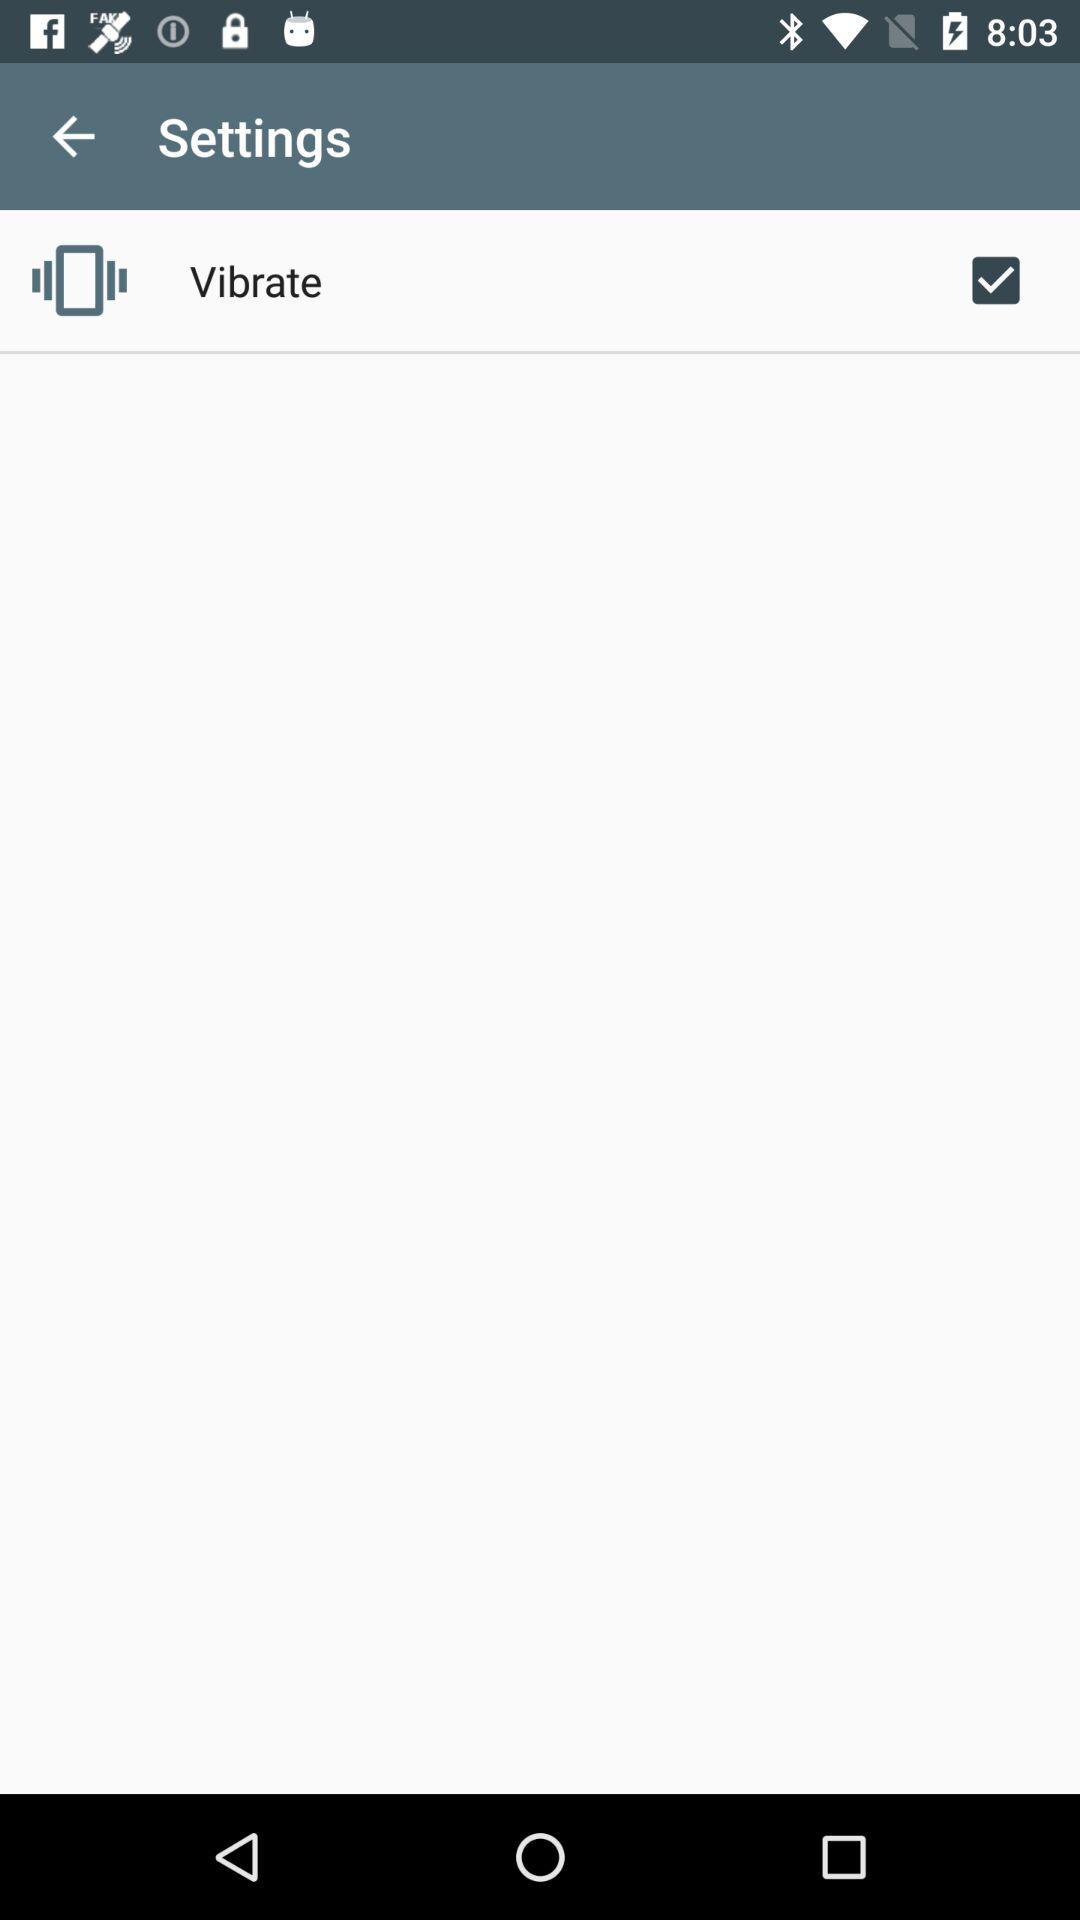 The height and width of the screenshot is (1920, 1080). Describe the element at coordinates (995, 279) in the screenshot. I see `the item to the right of vibrate` at that location.